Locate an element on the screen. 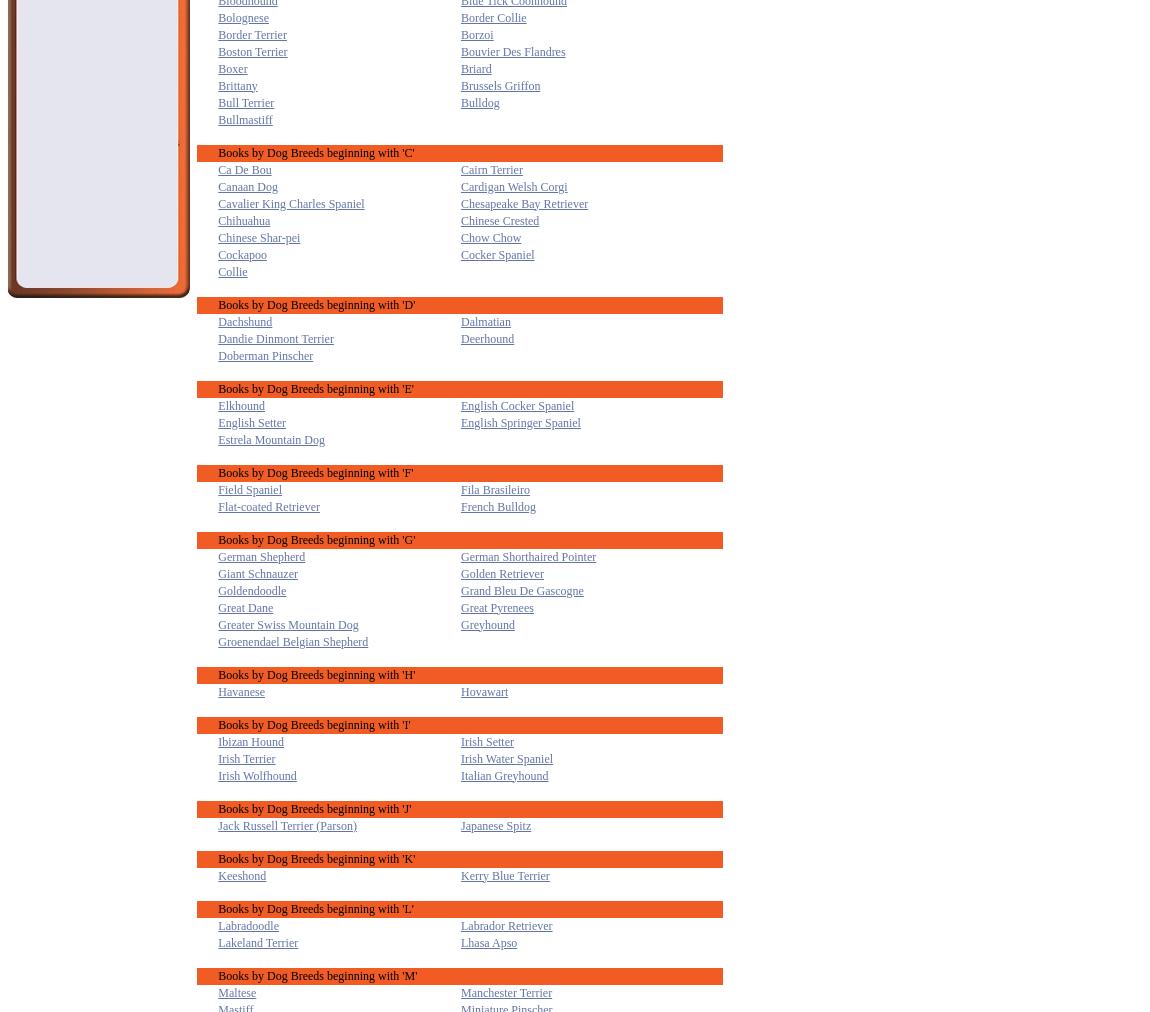  'Labradoodle' is located at coordinates (247, 924).